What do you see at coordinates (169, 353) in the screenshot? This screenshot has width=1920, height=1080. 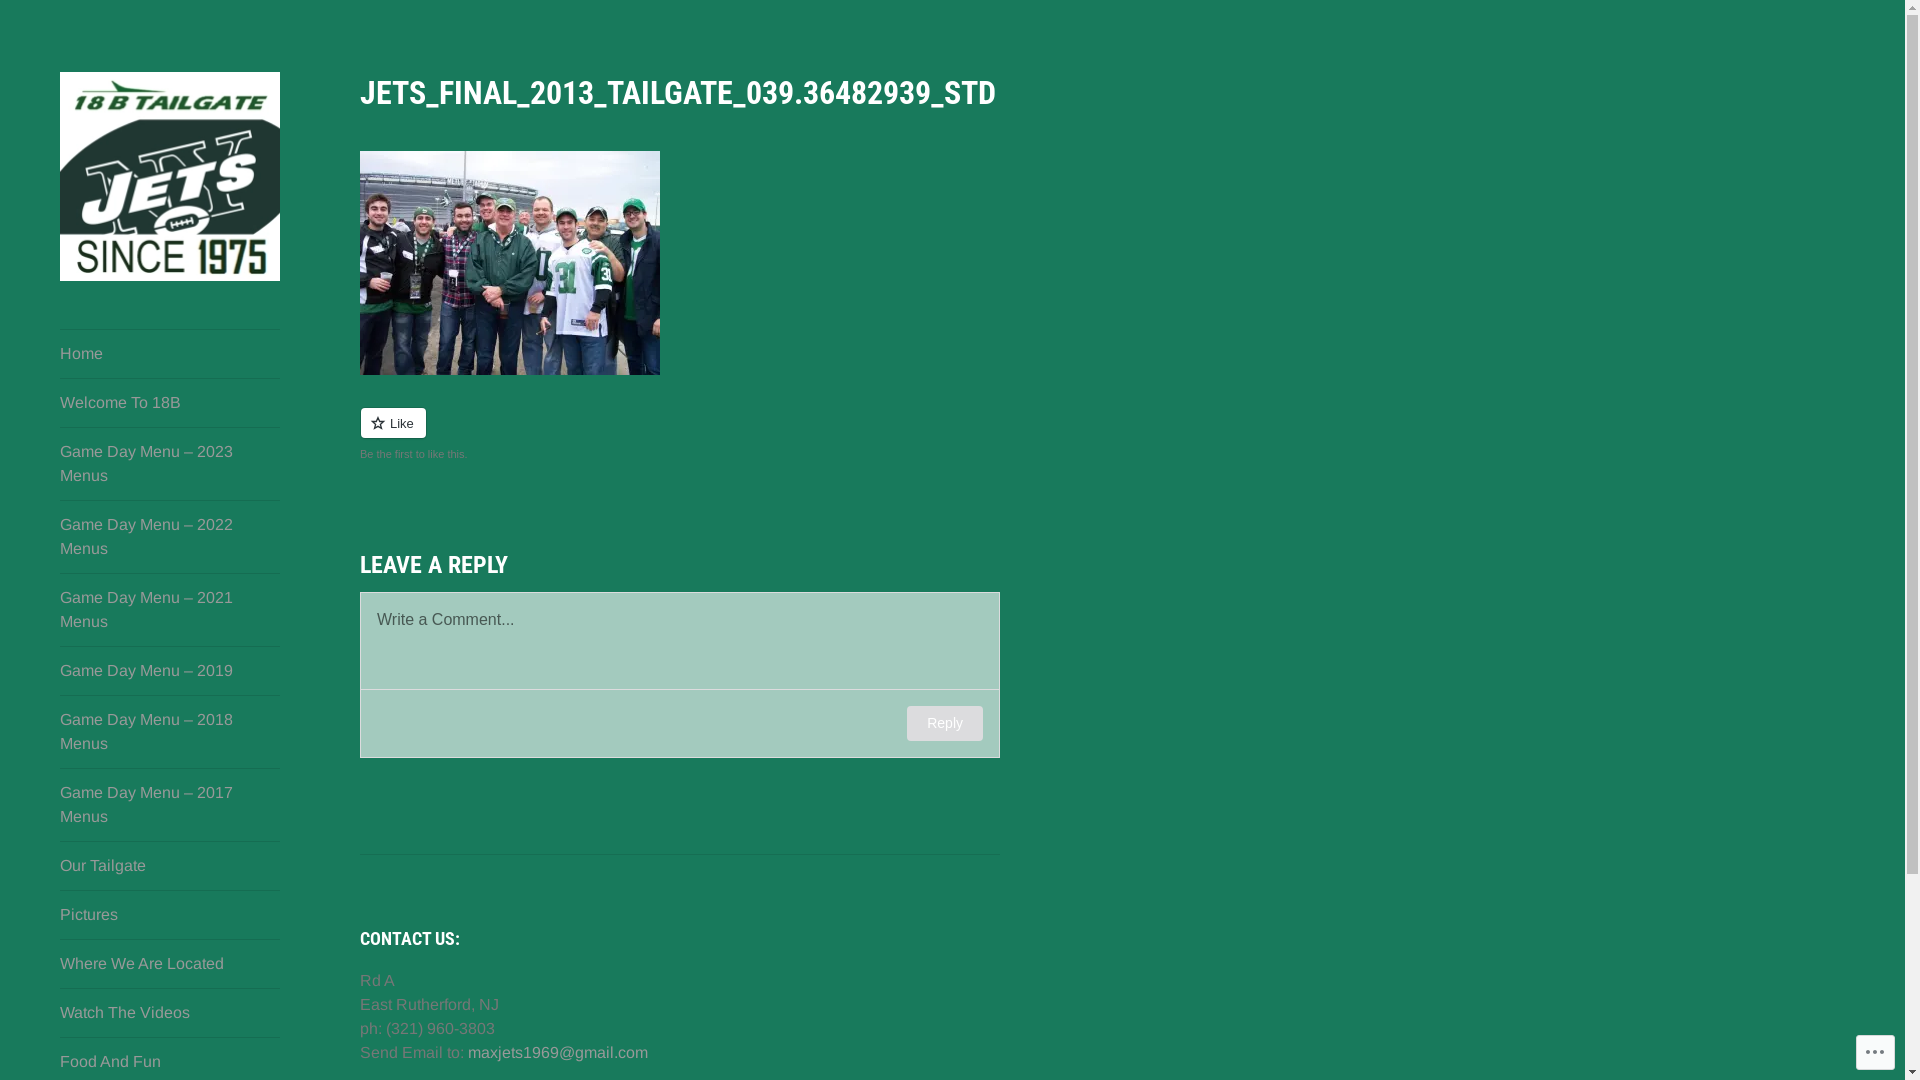 I see `'Home'` at bounding box center [169, 353].